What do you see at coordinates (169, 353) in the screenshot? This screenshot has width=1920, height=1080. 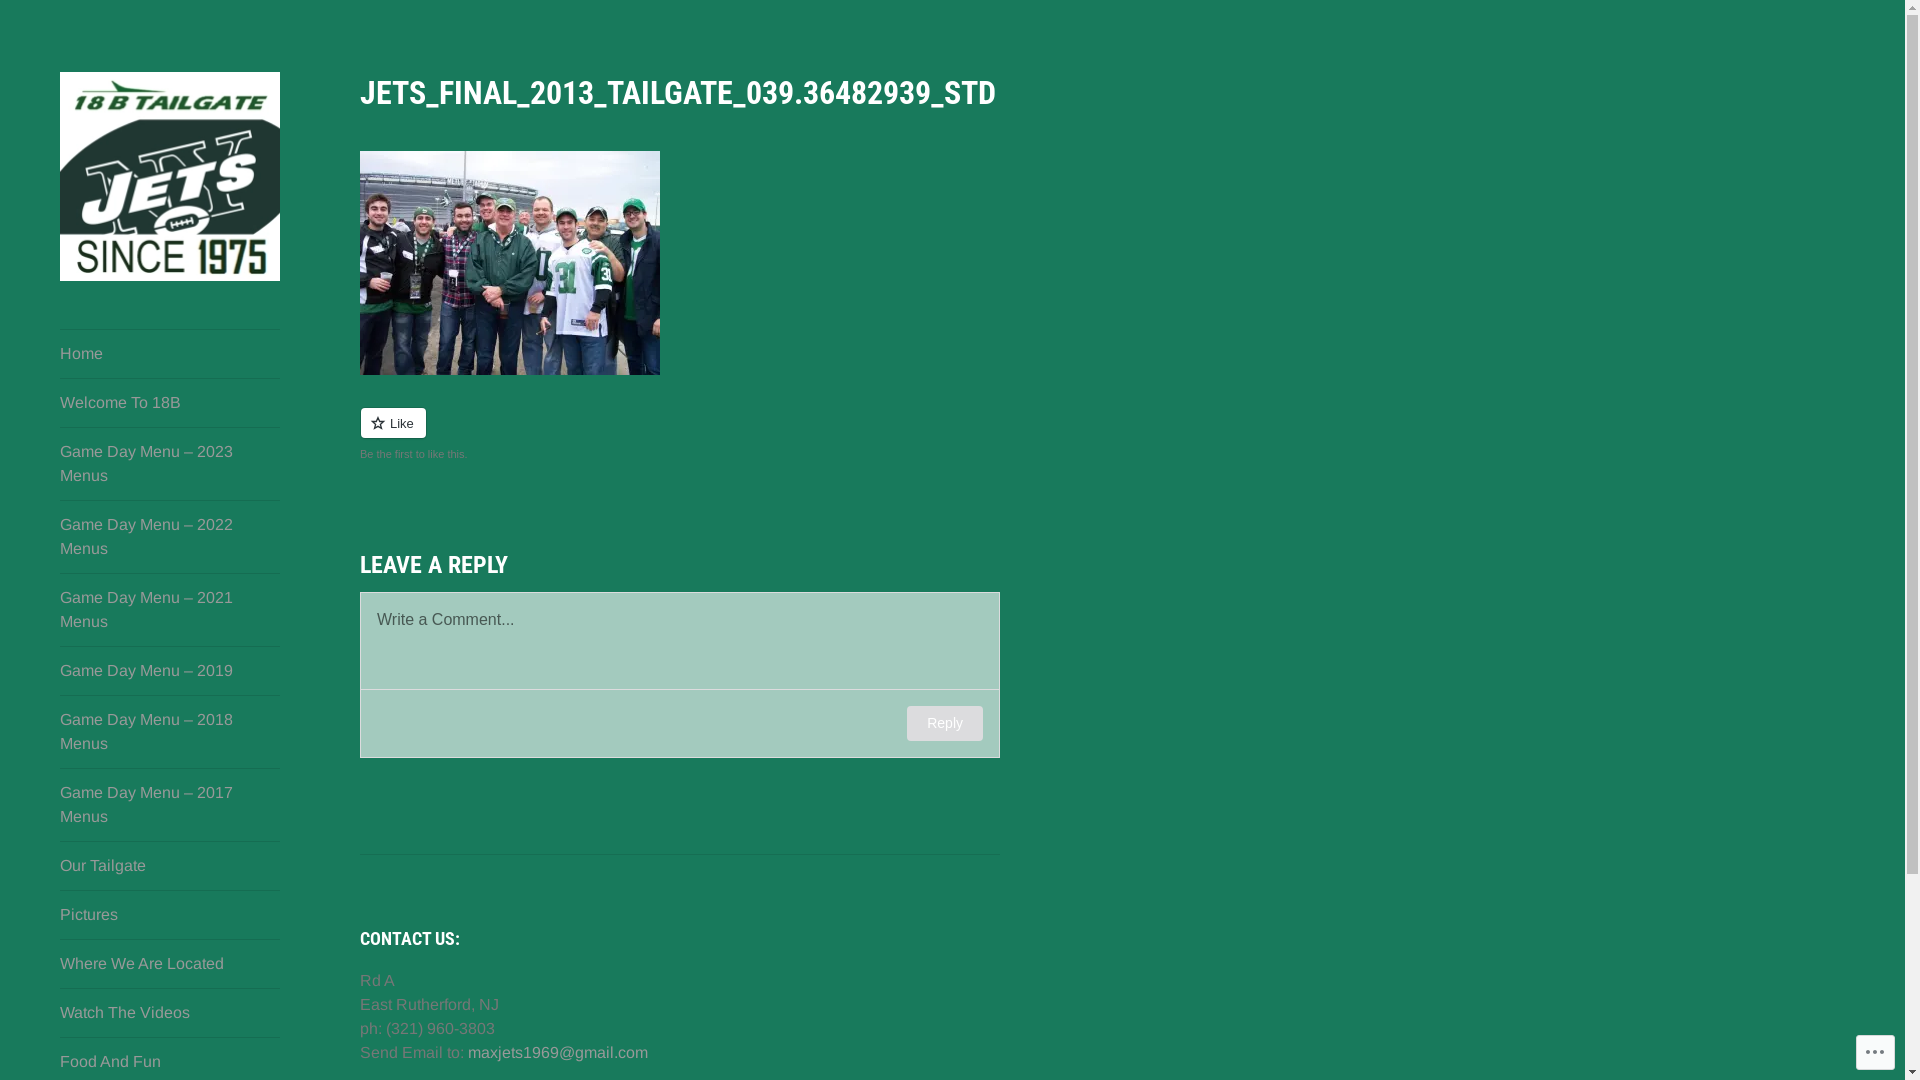 I see `'Home'` at bounding box center [169, 353].